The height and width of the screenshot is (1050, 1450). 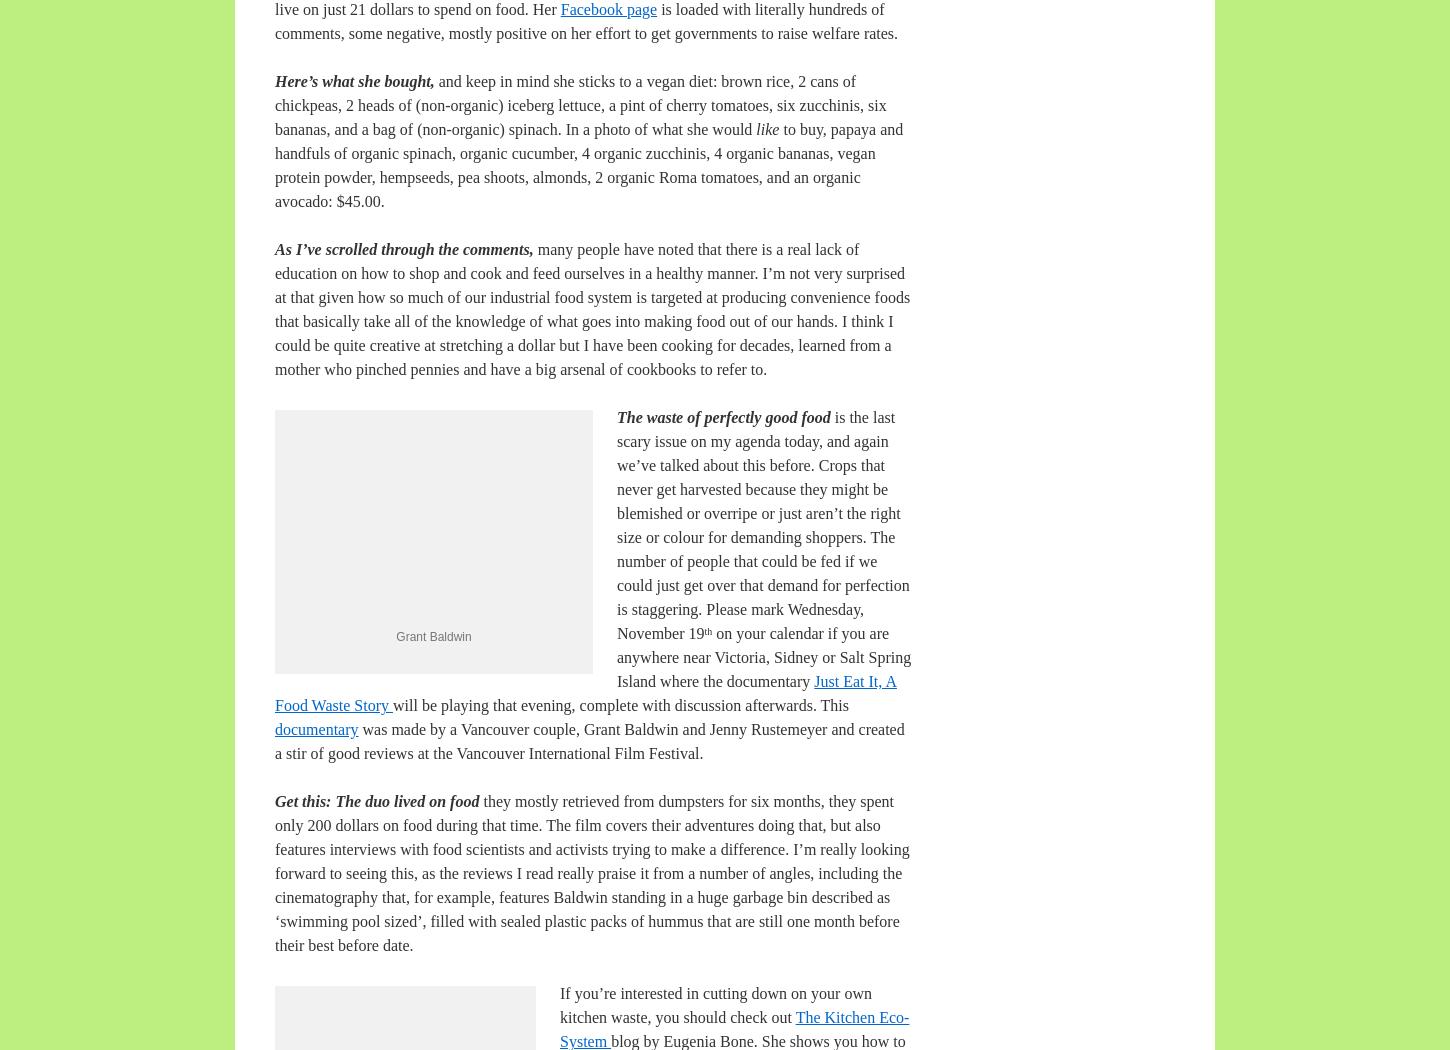 What do you see at coordinates (275, 740) in the screenshot?
I see `'was made by a Vancouver couple, Grant Baldwin and Jenny Rustemeyer and created a stir of good reviews at the Vancouver International Film Festival.'` at bounding box center [275, 740].